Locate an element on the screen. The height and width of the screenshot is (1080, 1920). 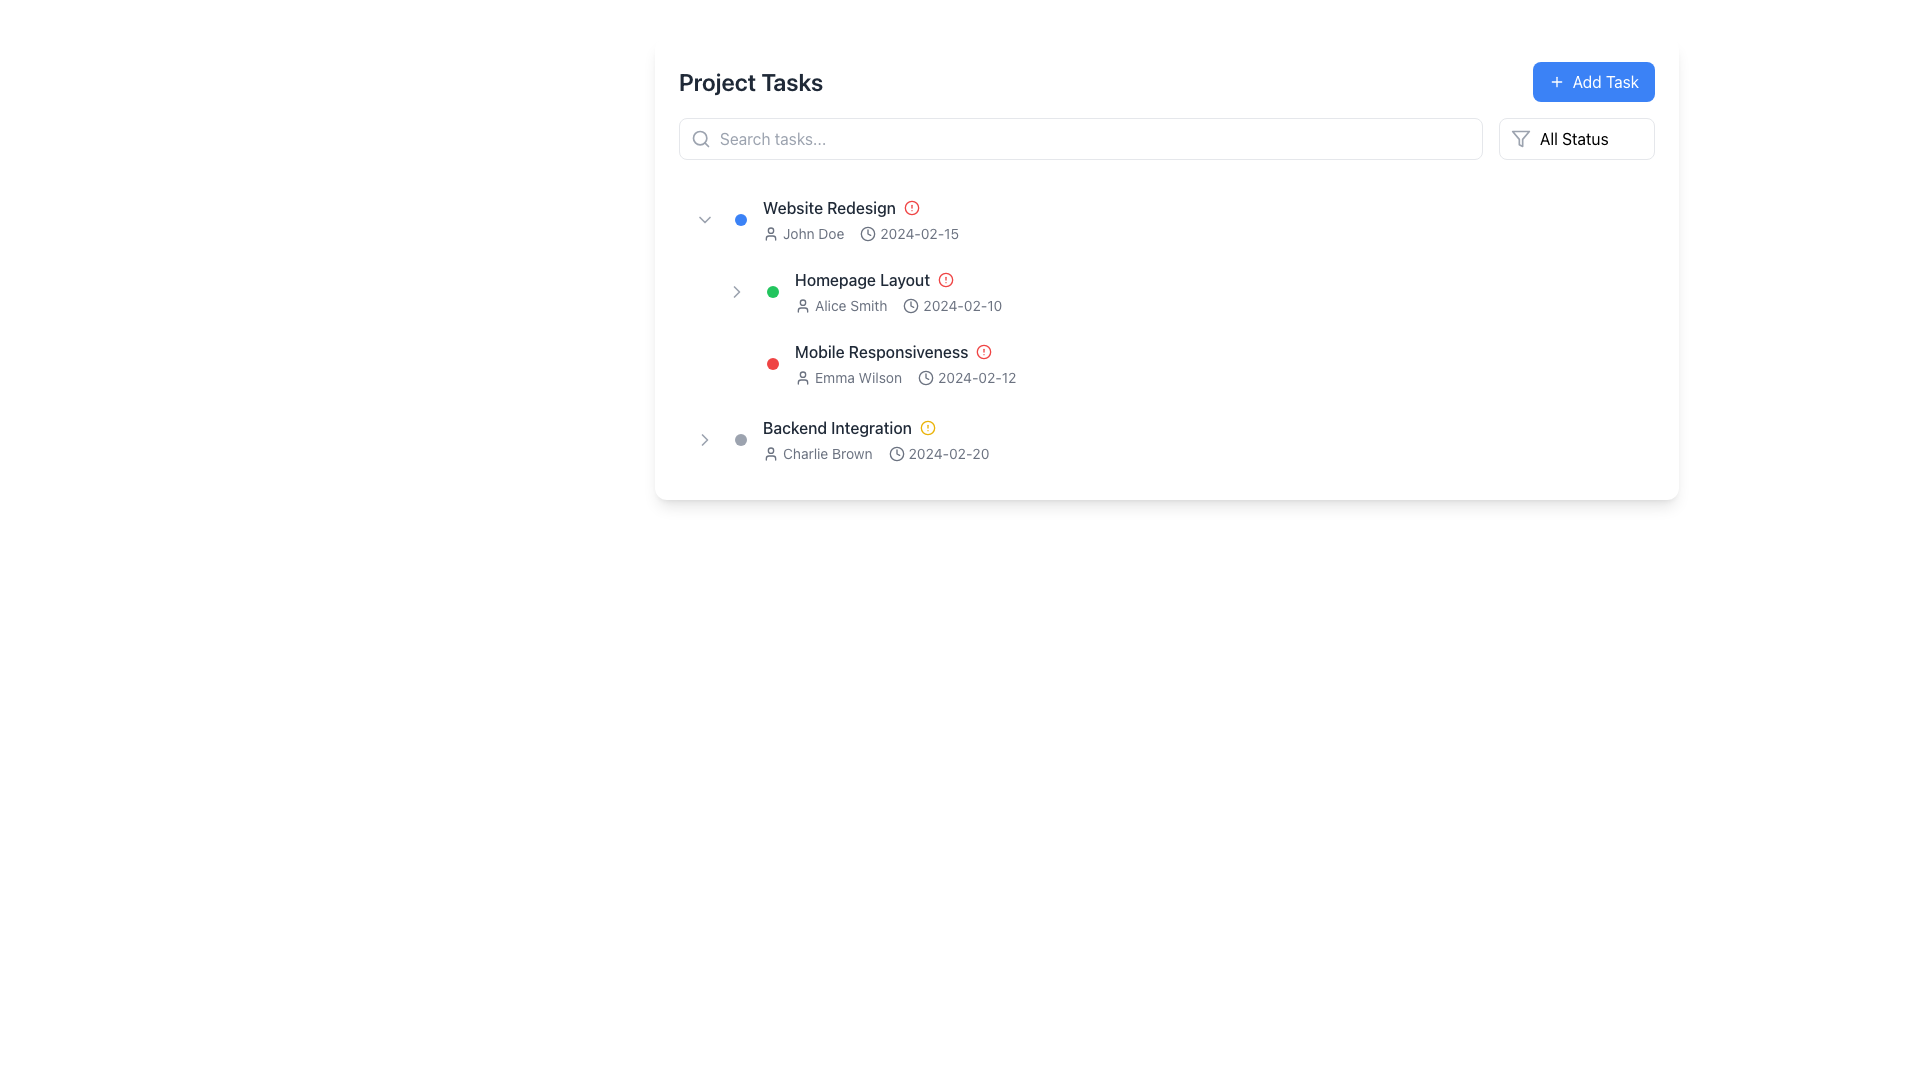
the filter button located near the top-right corner of the interface is located at coordinates (1576, 137).